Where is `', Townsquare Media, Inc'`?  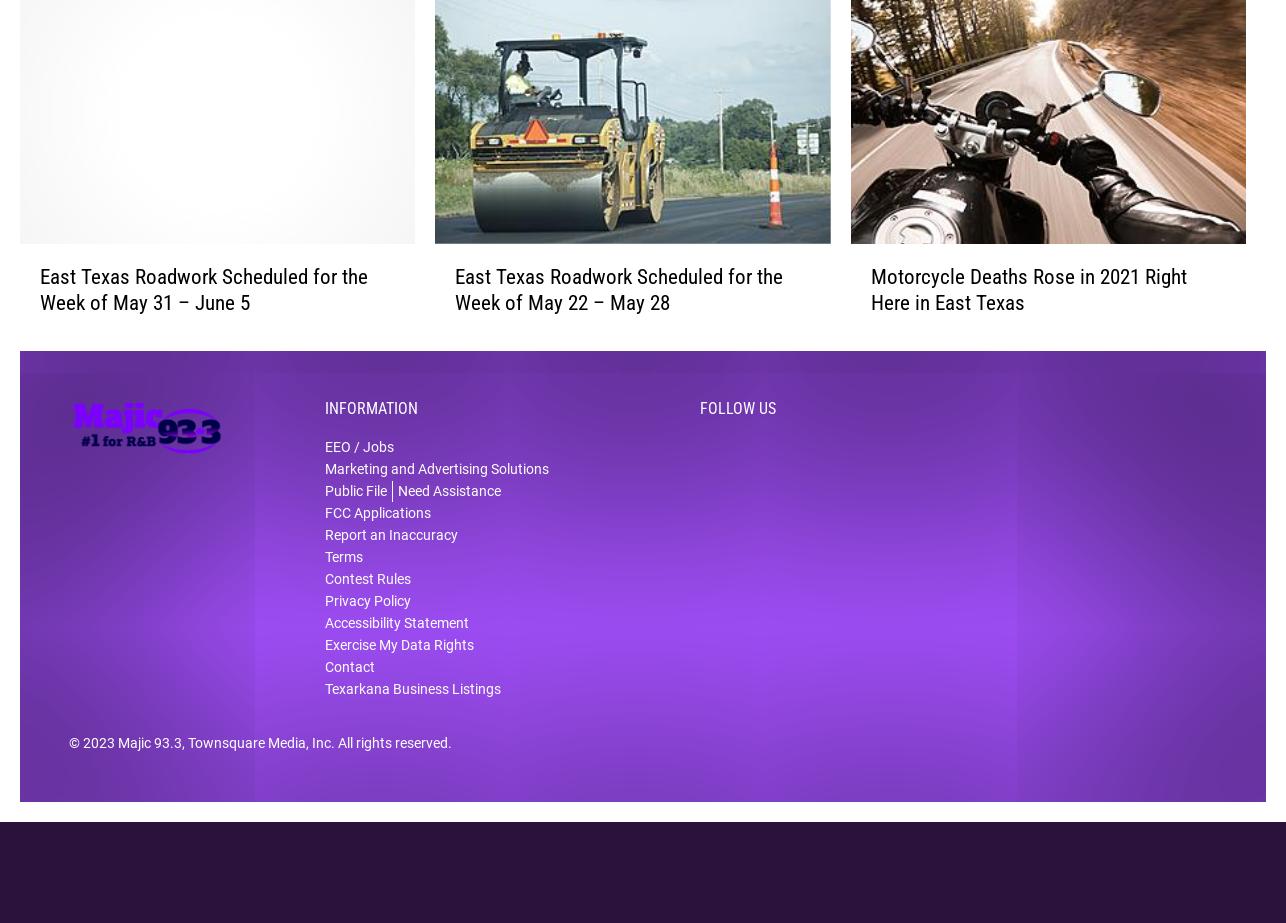 ', Townsquare Media, Inc' is located at coordinates (181, 756).